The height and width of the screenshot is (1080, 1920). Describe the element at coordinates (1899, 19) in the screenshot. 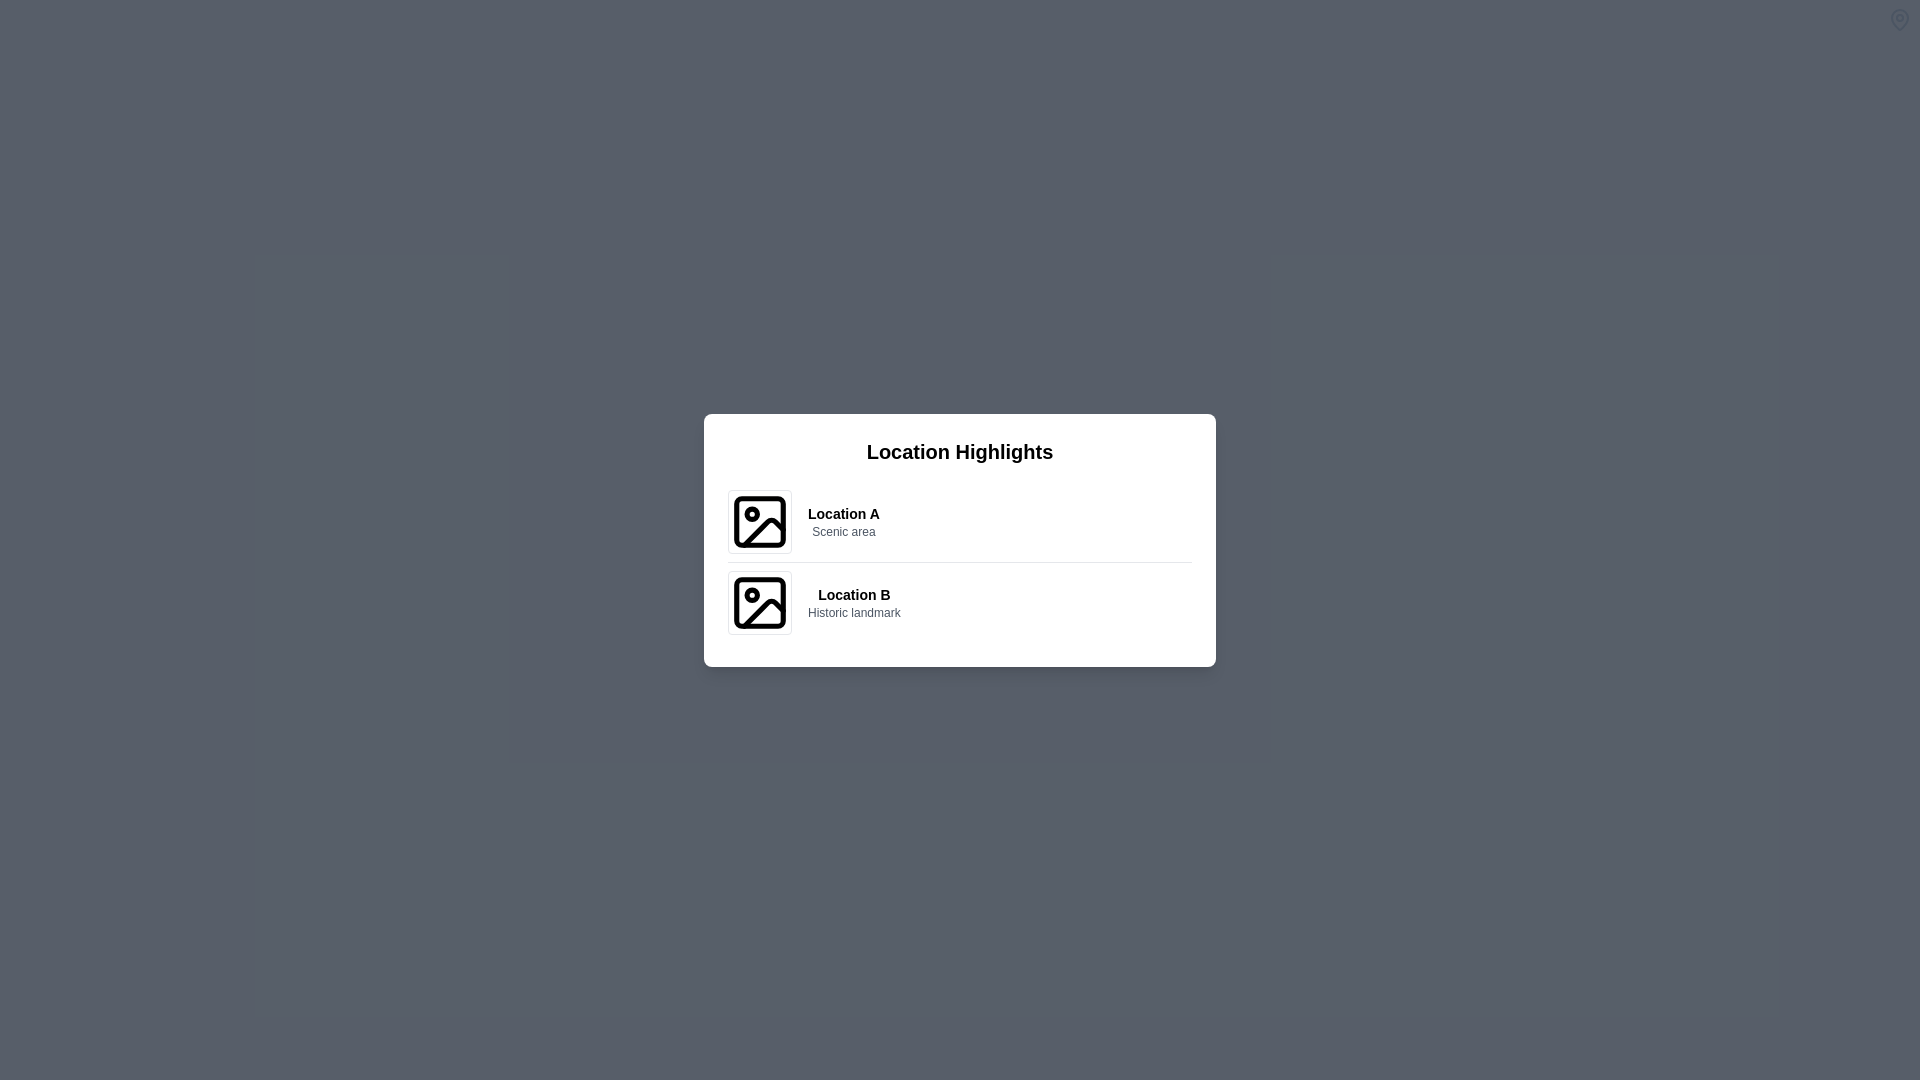

I see `the close button to hide the dialog` at that location.